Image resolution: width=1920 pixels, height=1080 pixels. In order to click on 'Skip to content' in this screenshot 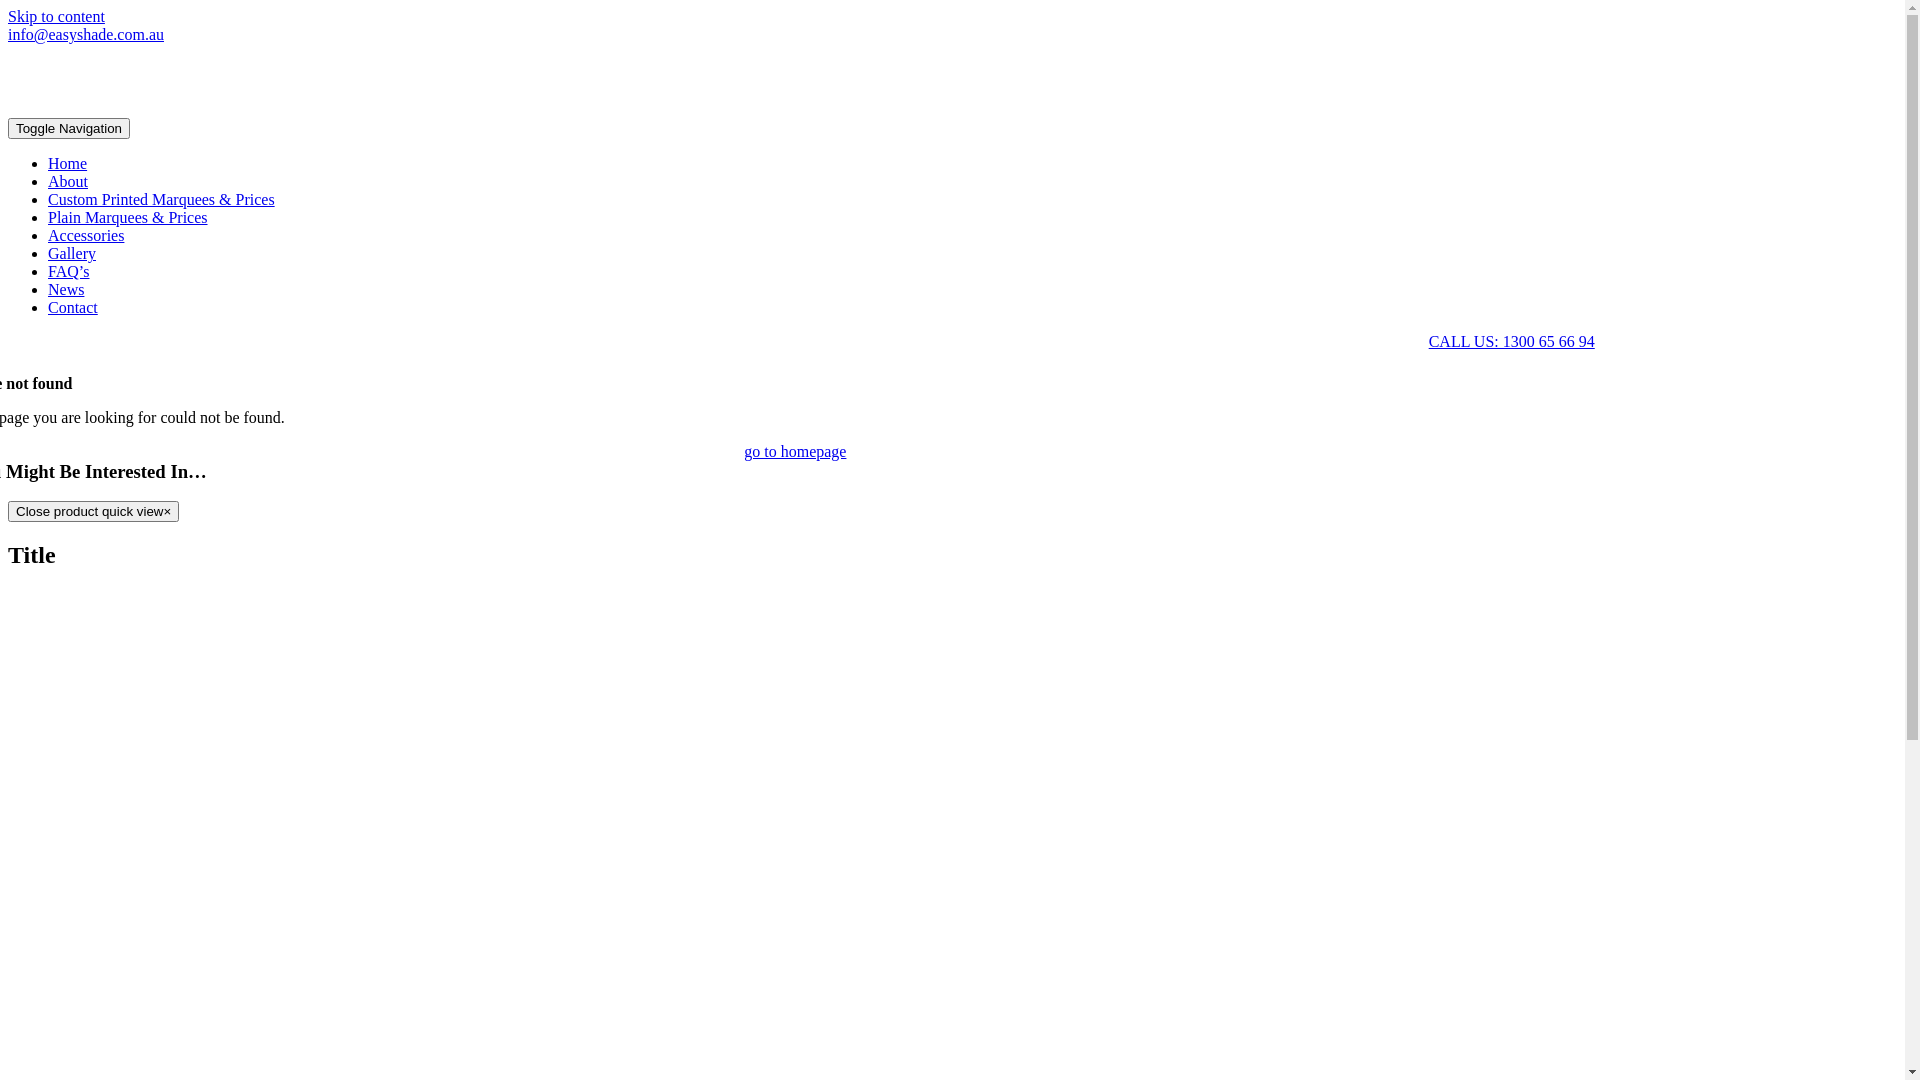, I will do `click(56, 16)`.